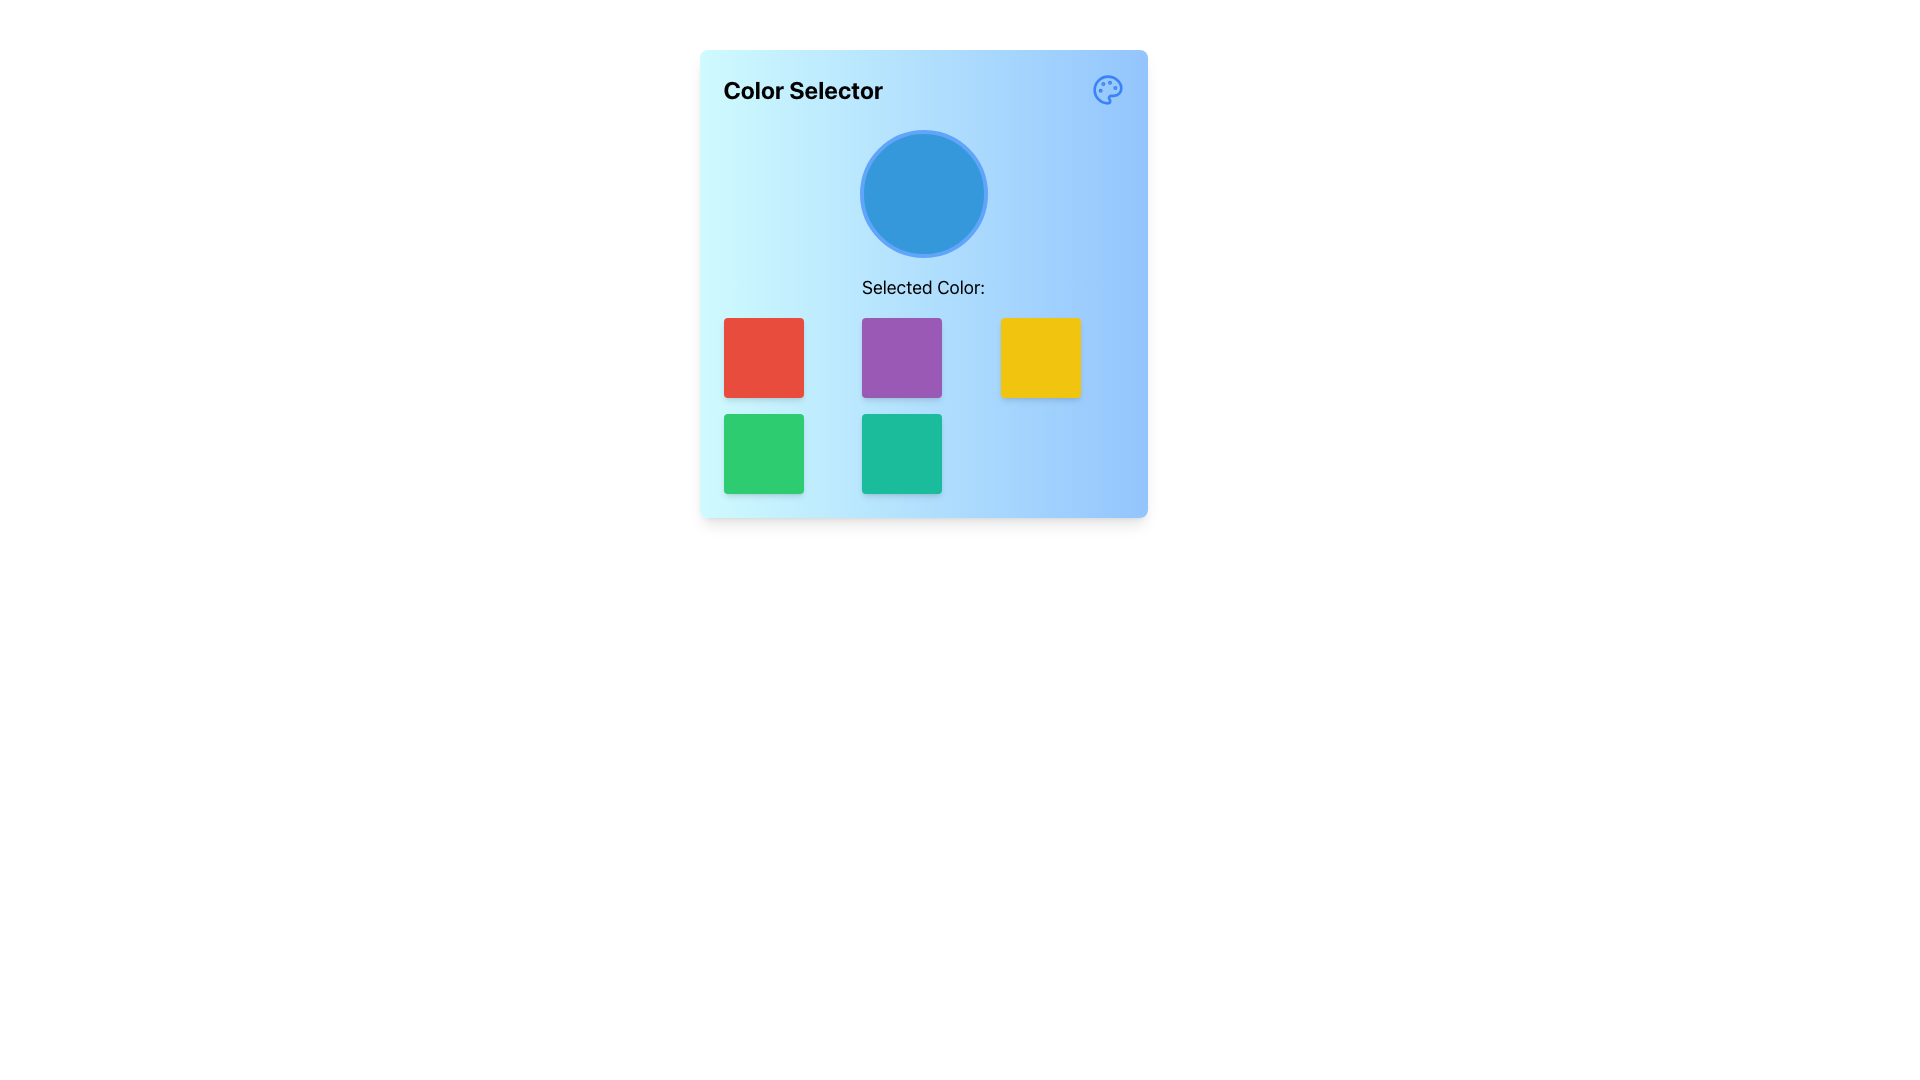  I want to click on the interactive color selection block with a red fill and rounded corners, located in the first row and first column of the color selection grid, so click(762, 357).